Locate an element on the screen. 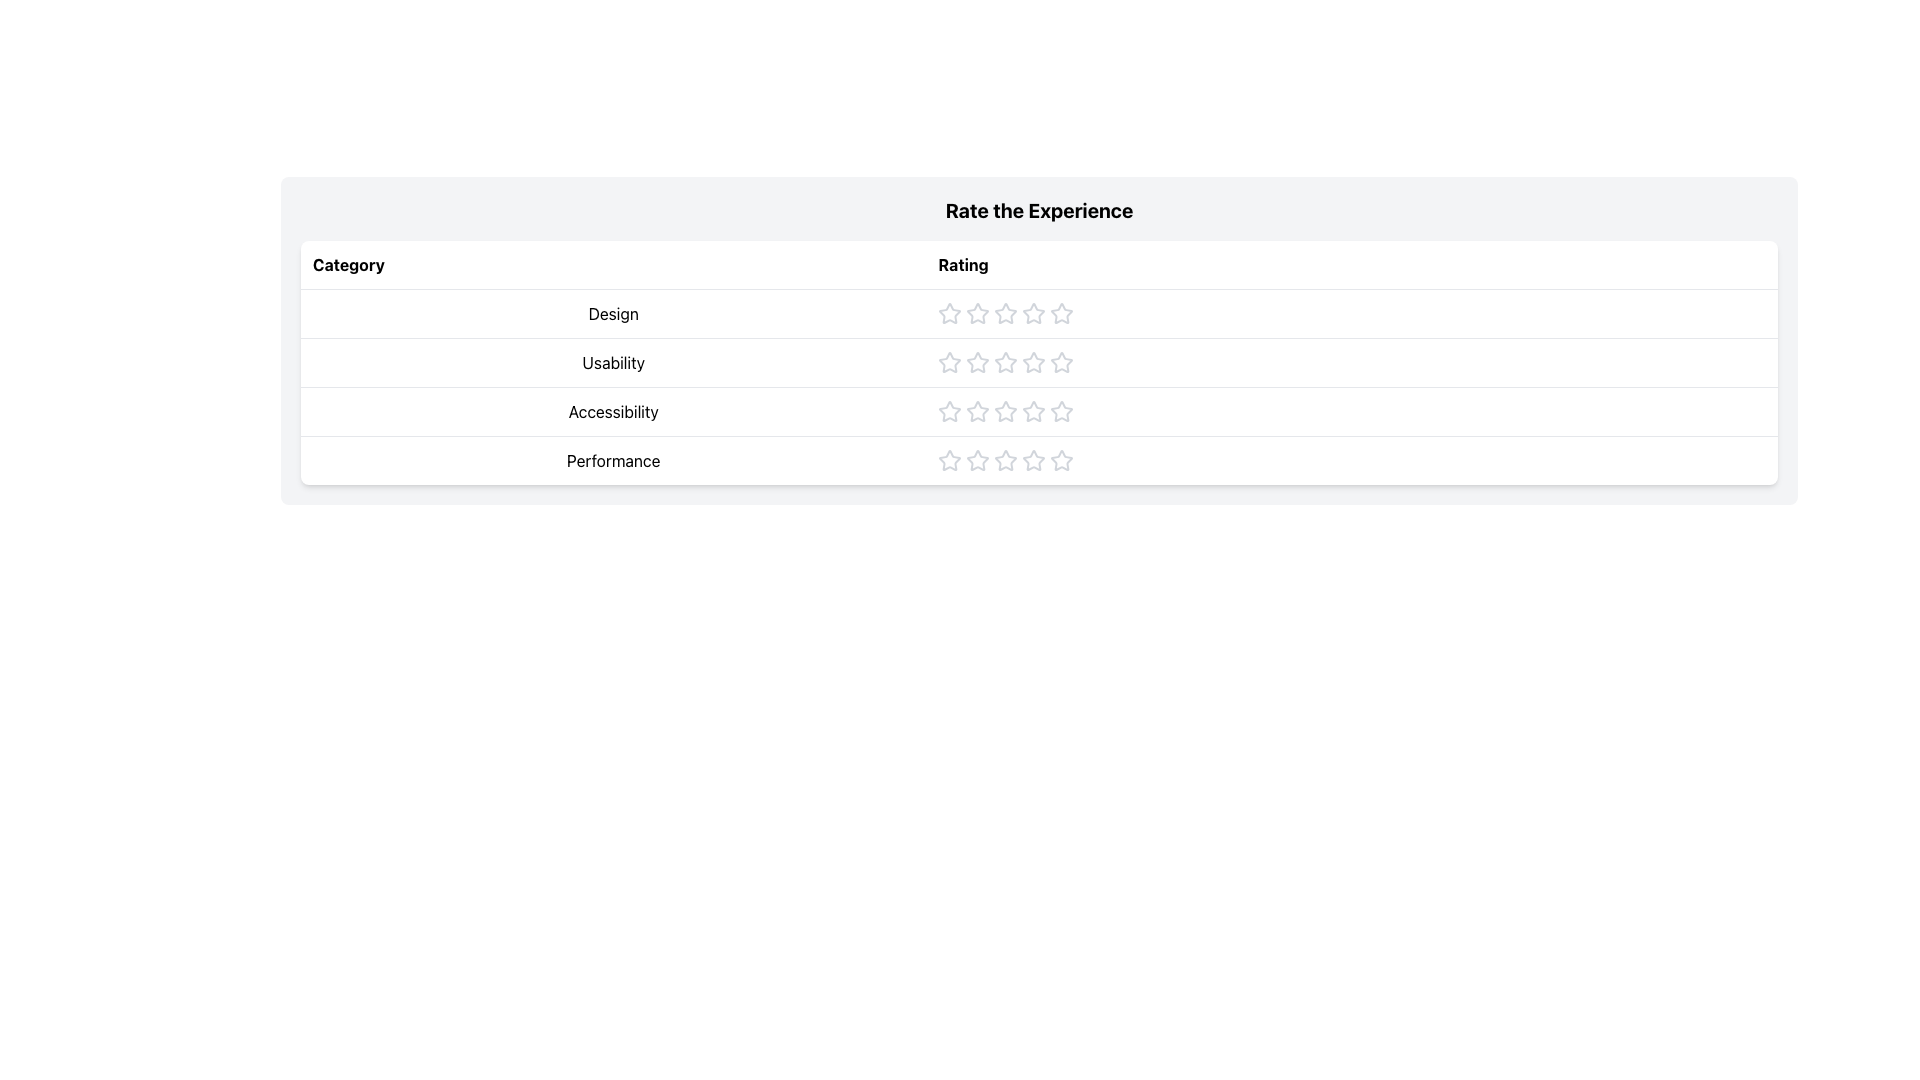 This screenshot has height=1080, width=1920. the third star icon in the 5-star rating system to assign a rating for the 'Design' row is located at coordinates (1033, 312).